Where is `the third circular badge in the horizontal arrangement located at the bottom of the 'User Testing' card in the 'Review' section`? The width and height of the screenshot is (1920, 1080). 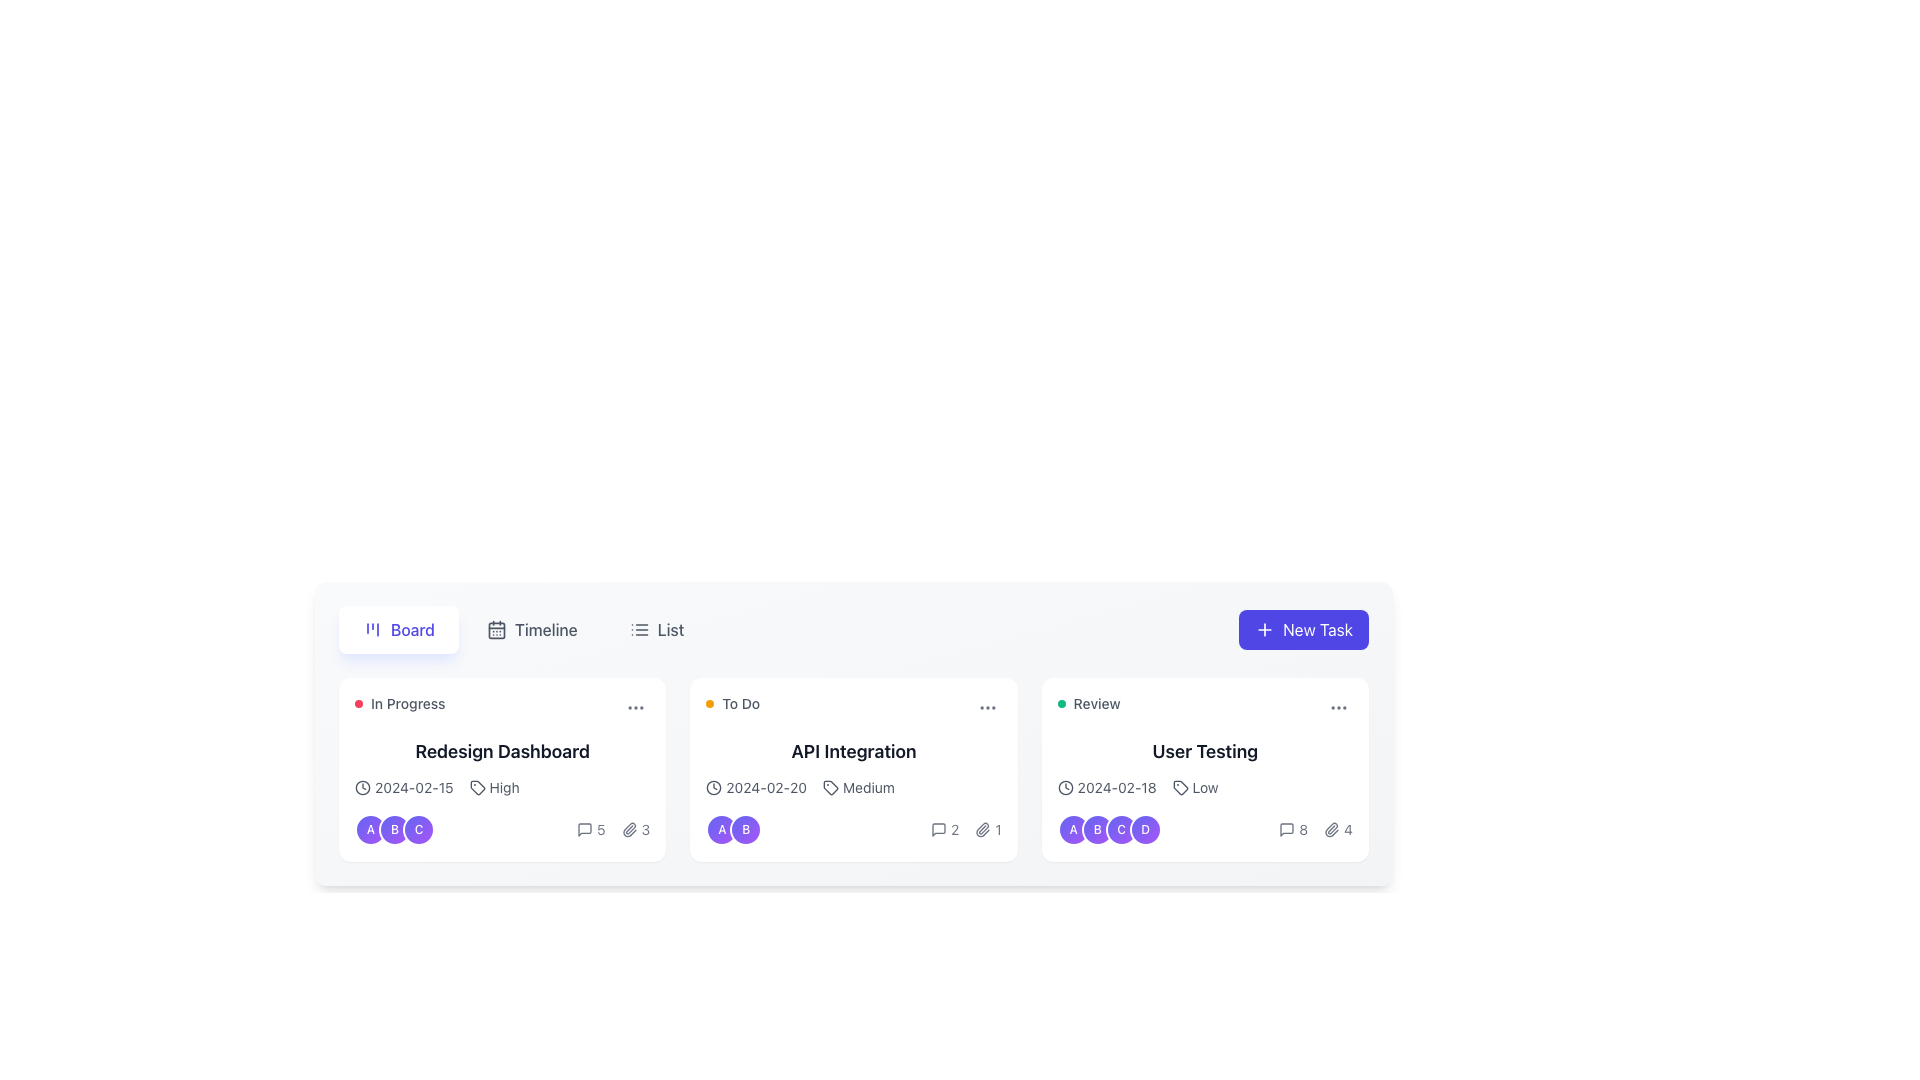 the third circular badge in the horizontal arrangement located at the bottom of the 'User Testing' card in the 'Review' section is located at coordinates (1121, 829).